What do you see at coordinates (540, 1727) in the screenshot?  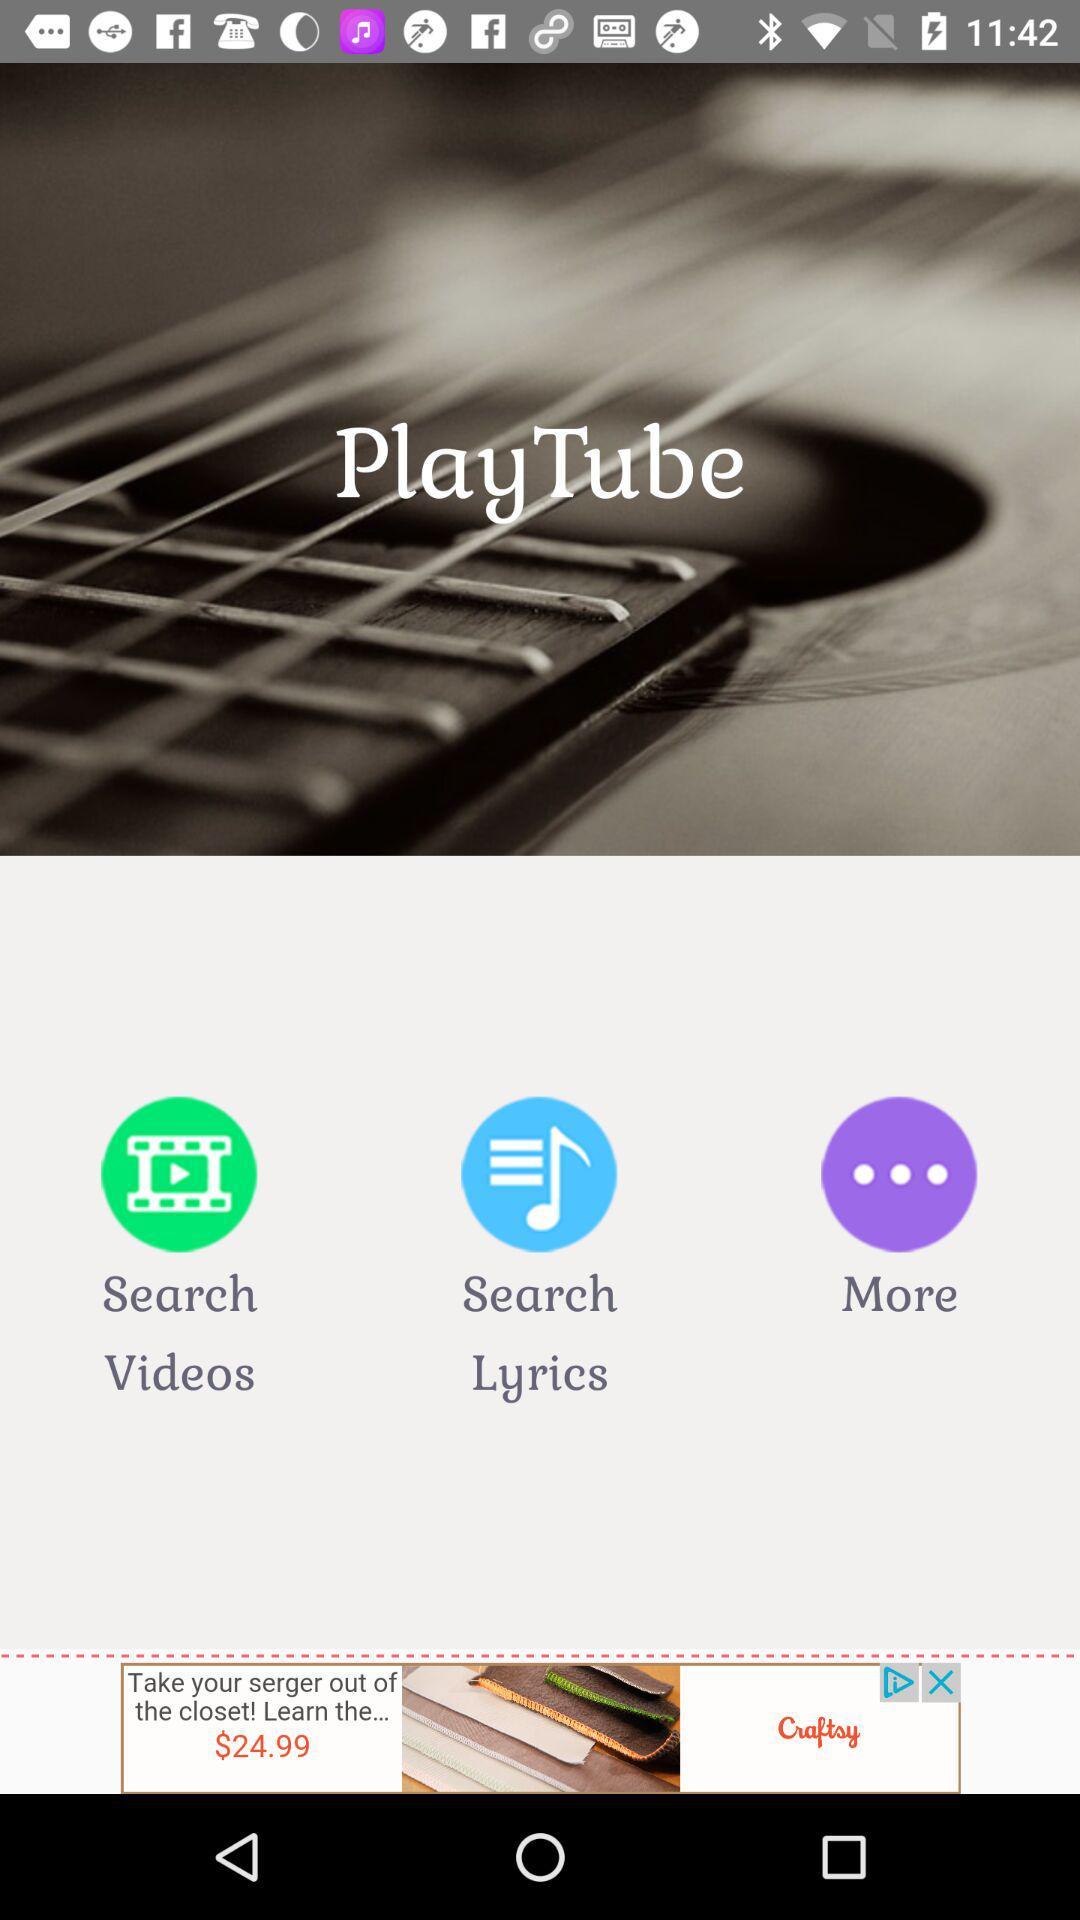 I see `advertisement` at bounding box center [540, 1727].